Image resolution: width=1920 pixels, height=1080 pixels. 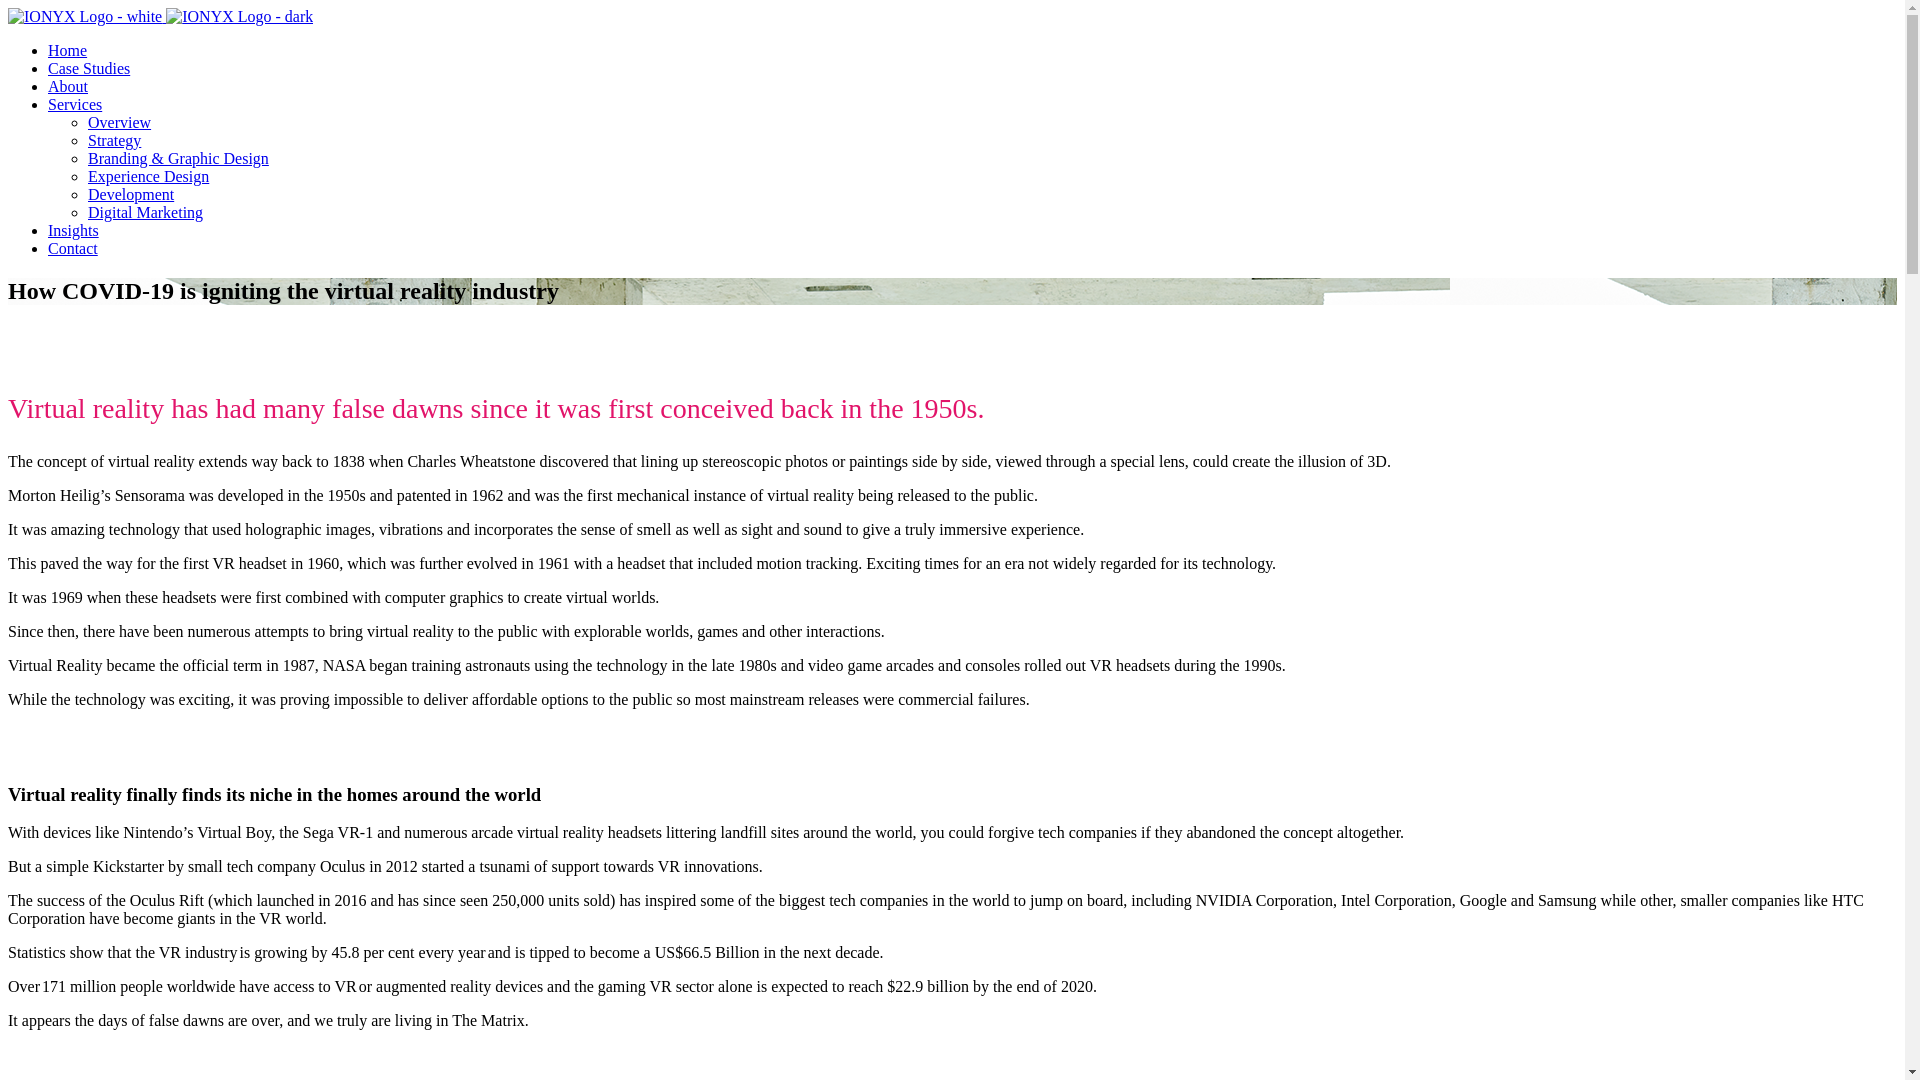 I want to click on 'Experience Design', so click(x=86, y=175).